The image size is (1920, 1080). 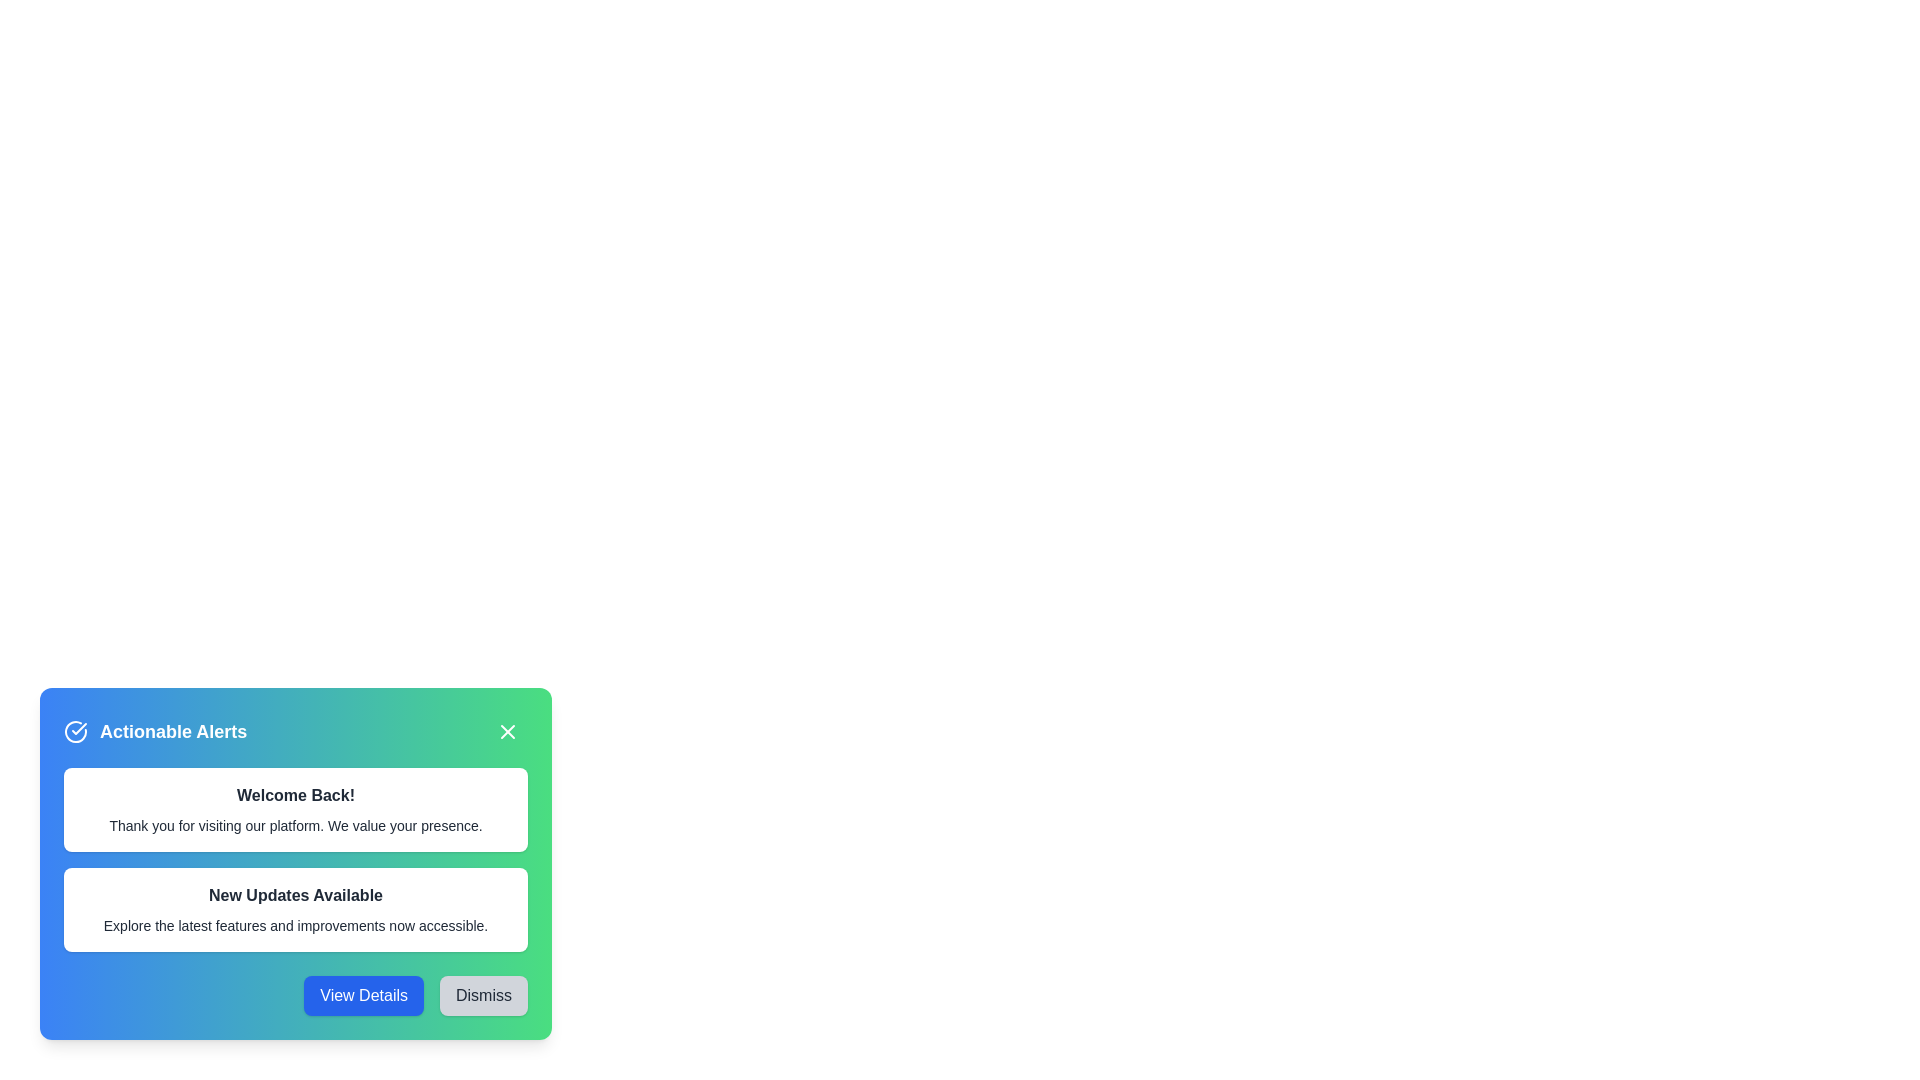 I want to click on close button to dismiss the alert box, so click(x=508, y=732).